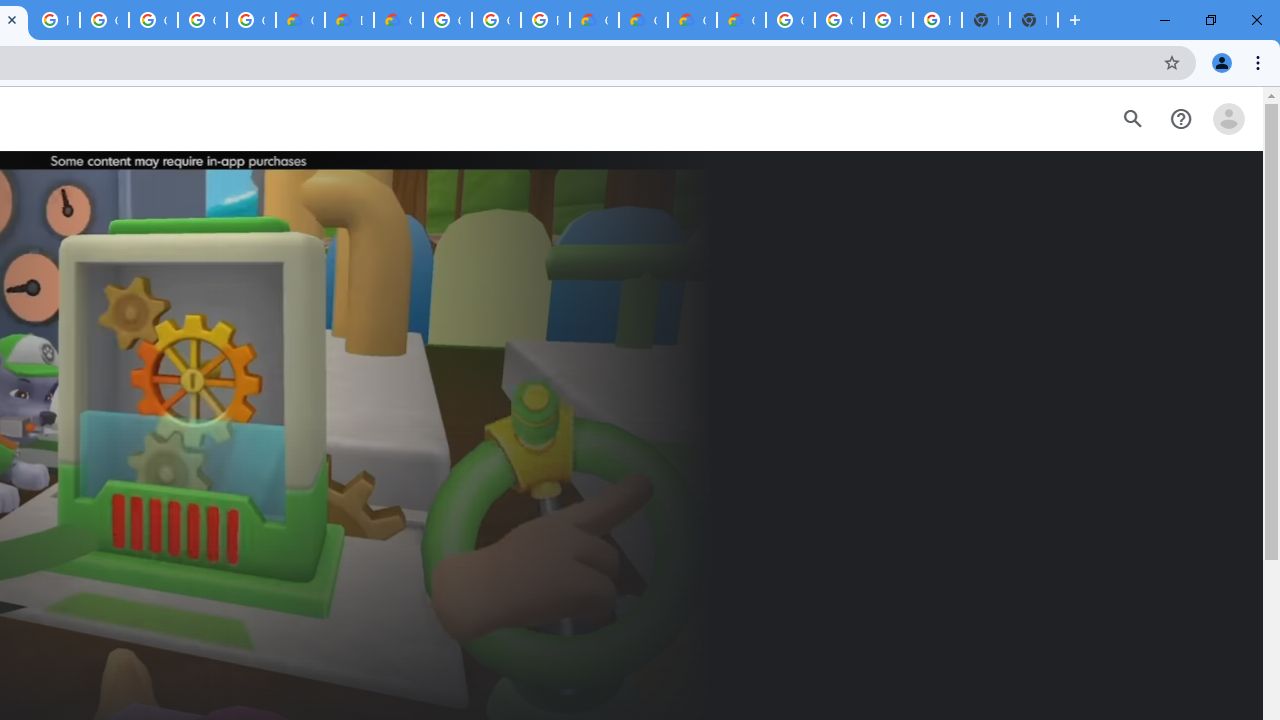 The width and height of the screenshot is (1280, 720). I want to click on 'Gemini for Business and Developers | Google Cloud', so click(398, 20).